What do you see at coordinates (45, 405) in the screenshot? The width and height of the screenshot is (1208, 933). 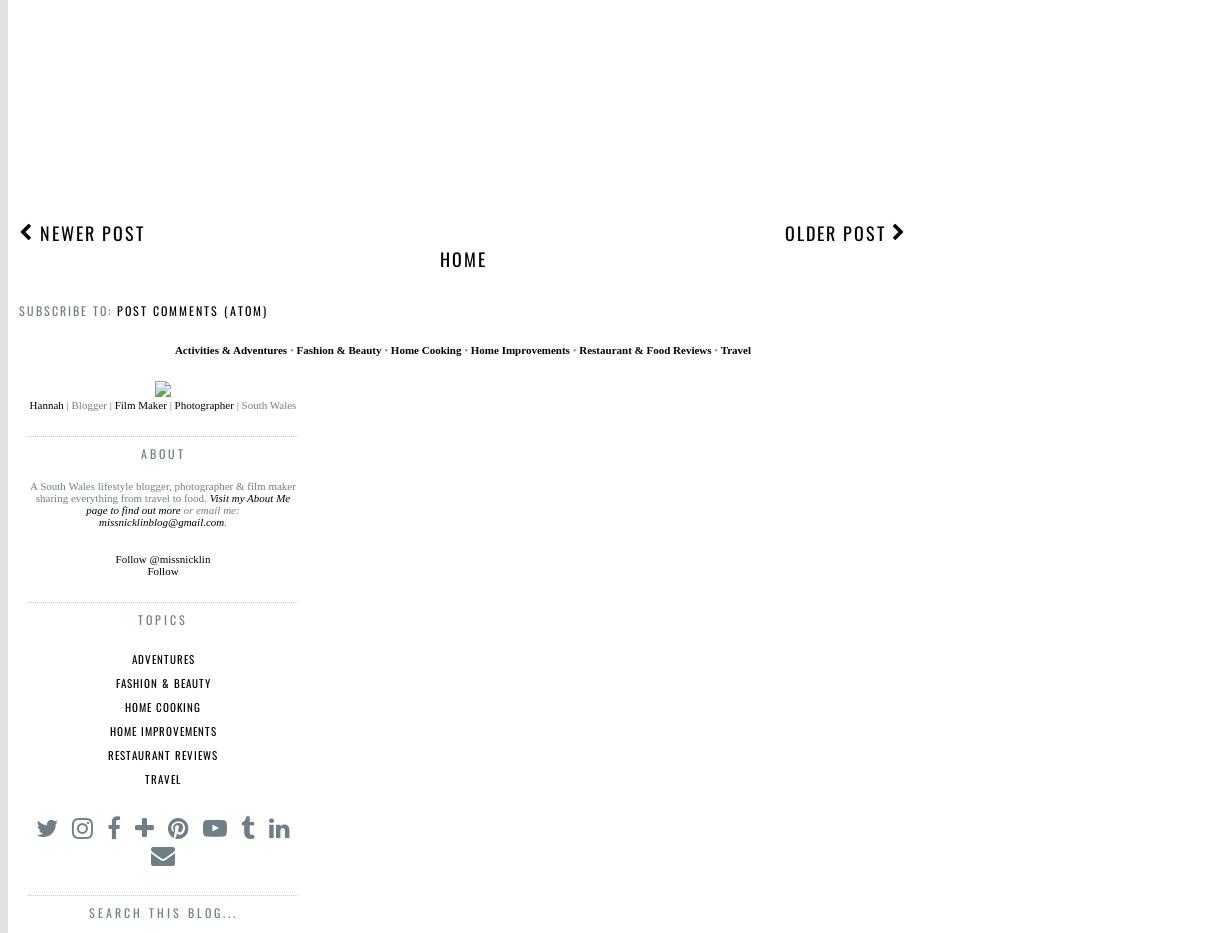 I see `'Hannah'` at bounding box center [45, 405].